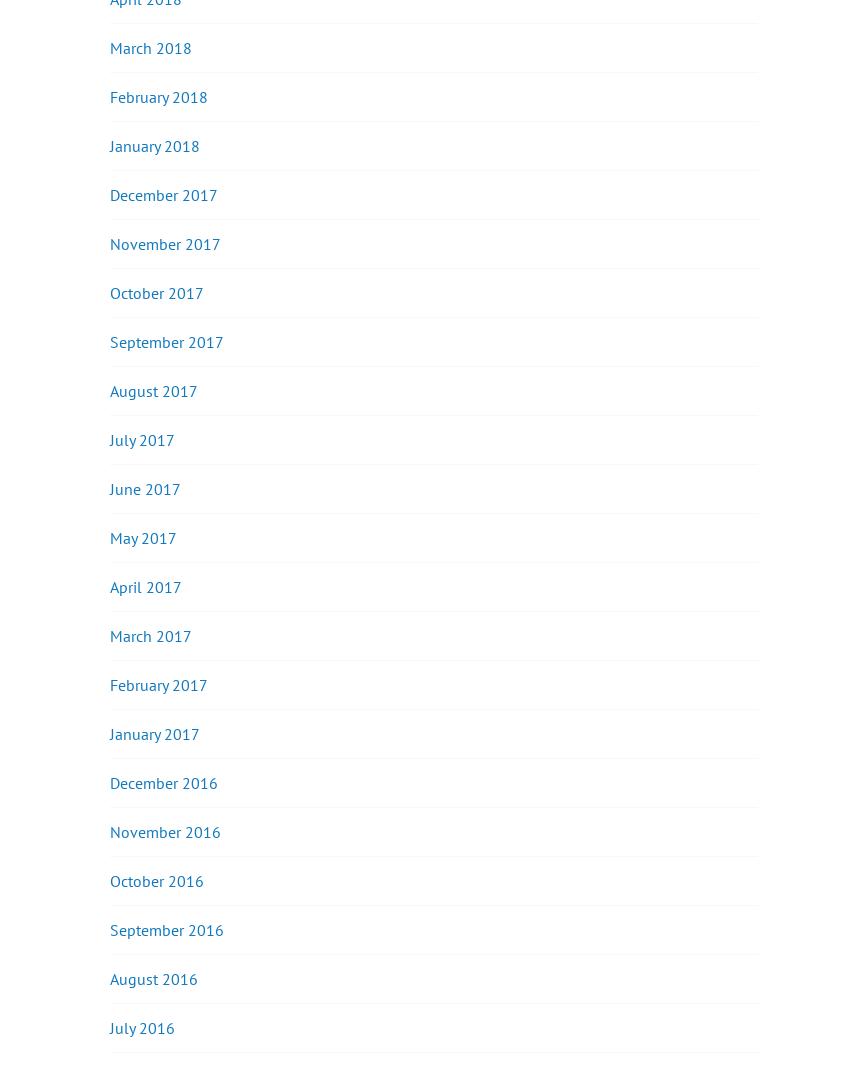 This screenshot has width=868, height=1065. What do you see at coordinates (153, 977) in the screenshot?
I see `'August 2016'` at bounding box center [153, 977].